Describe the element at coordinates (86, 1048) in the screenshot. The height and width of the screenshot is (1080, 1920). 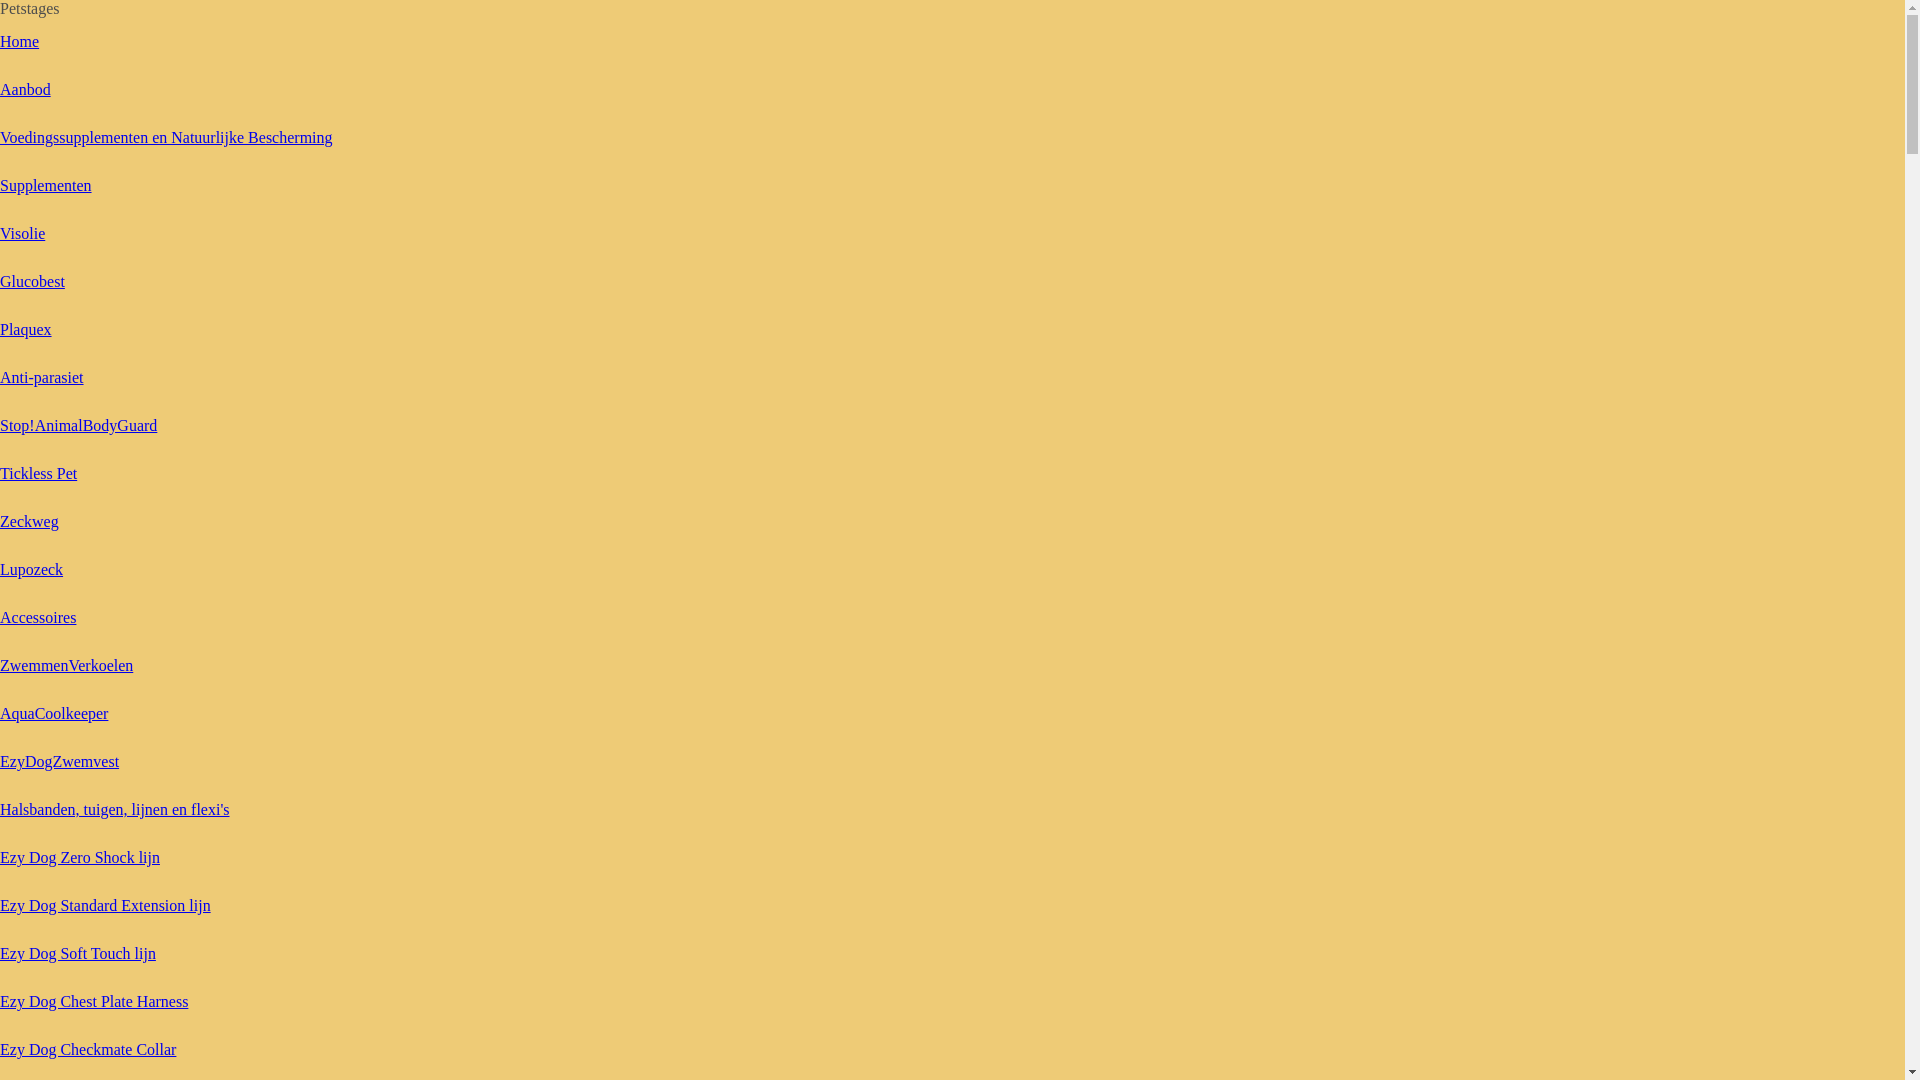
I see `'Ezy Dog Checkmate Collar'` at that location.